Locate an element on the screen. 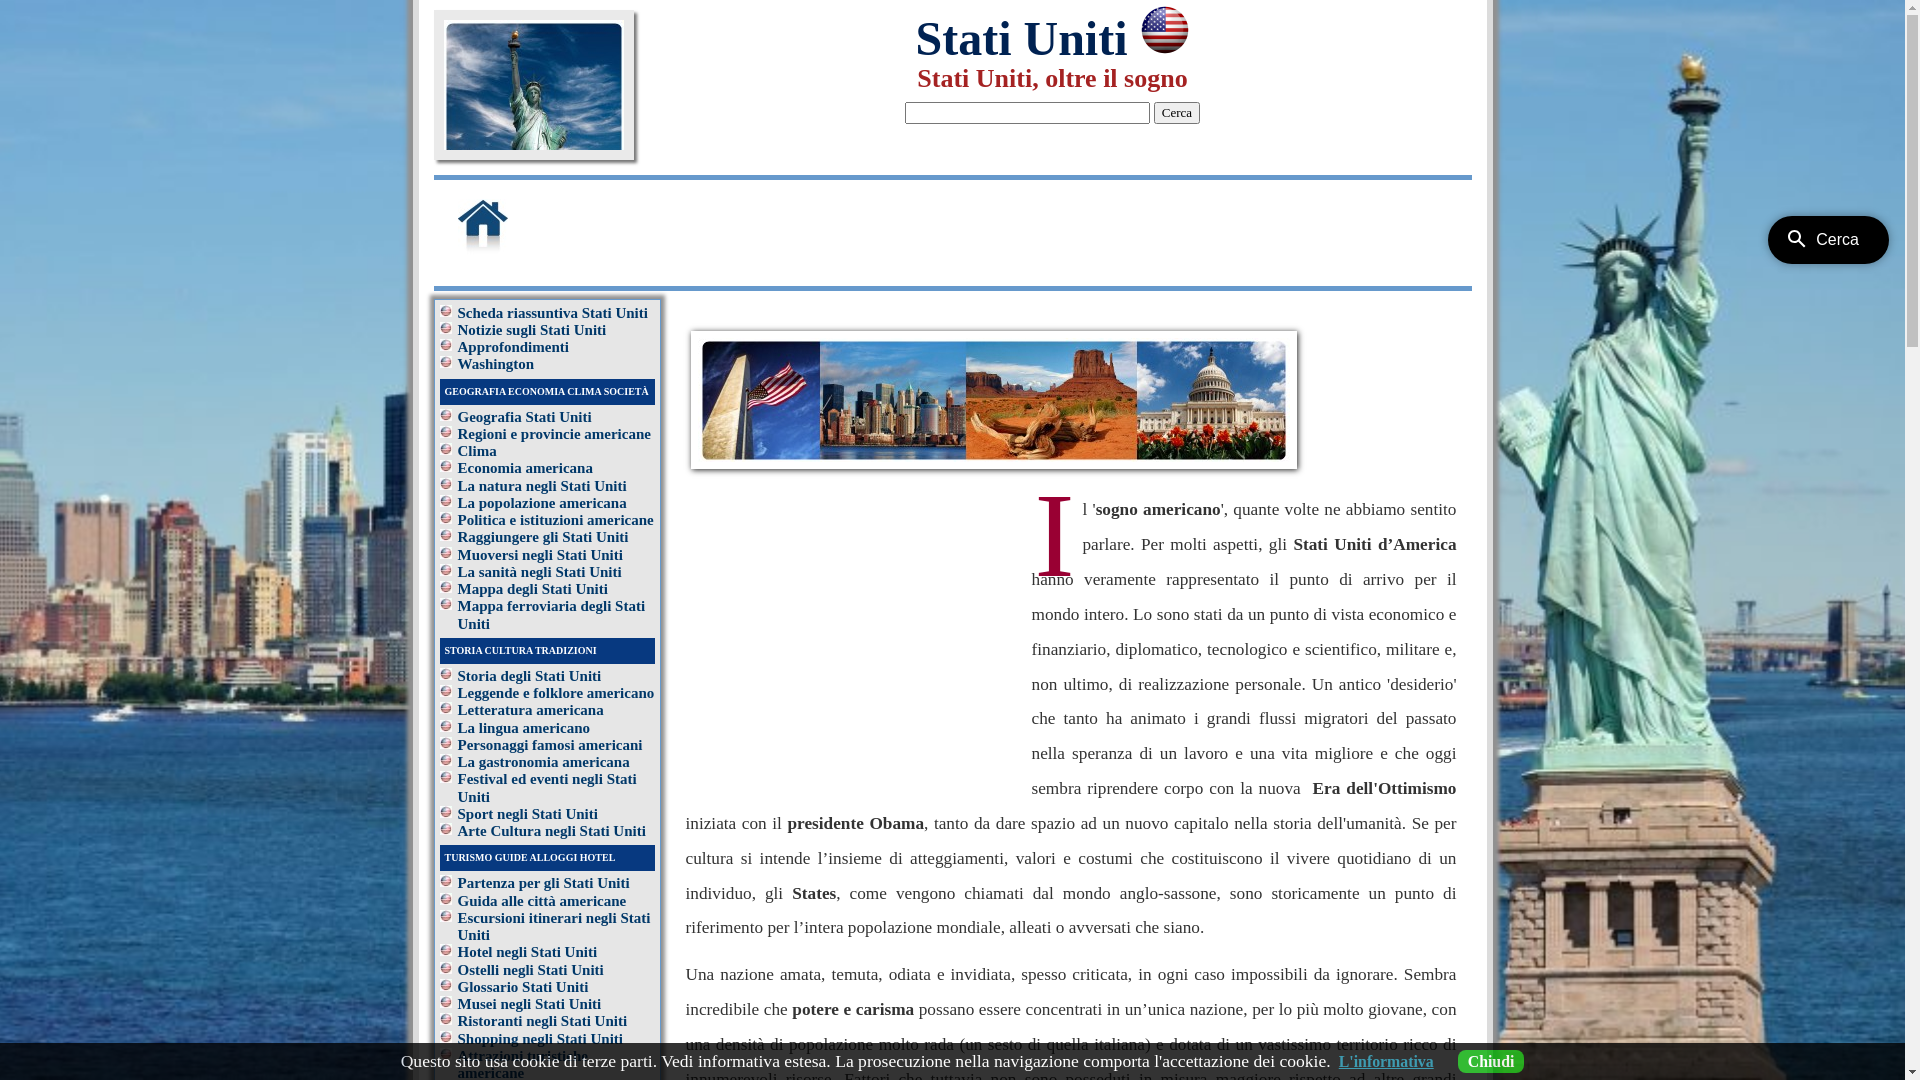 The width and height of the screenshot is (1920, 1080). 'Sport negli Stati Uniti' is located at coordinates (528, 813).